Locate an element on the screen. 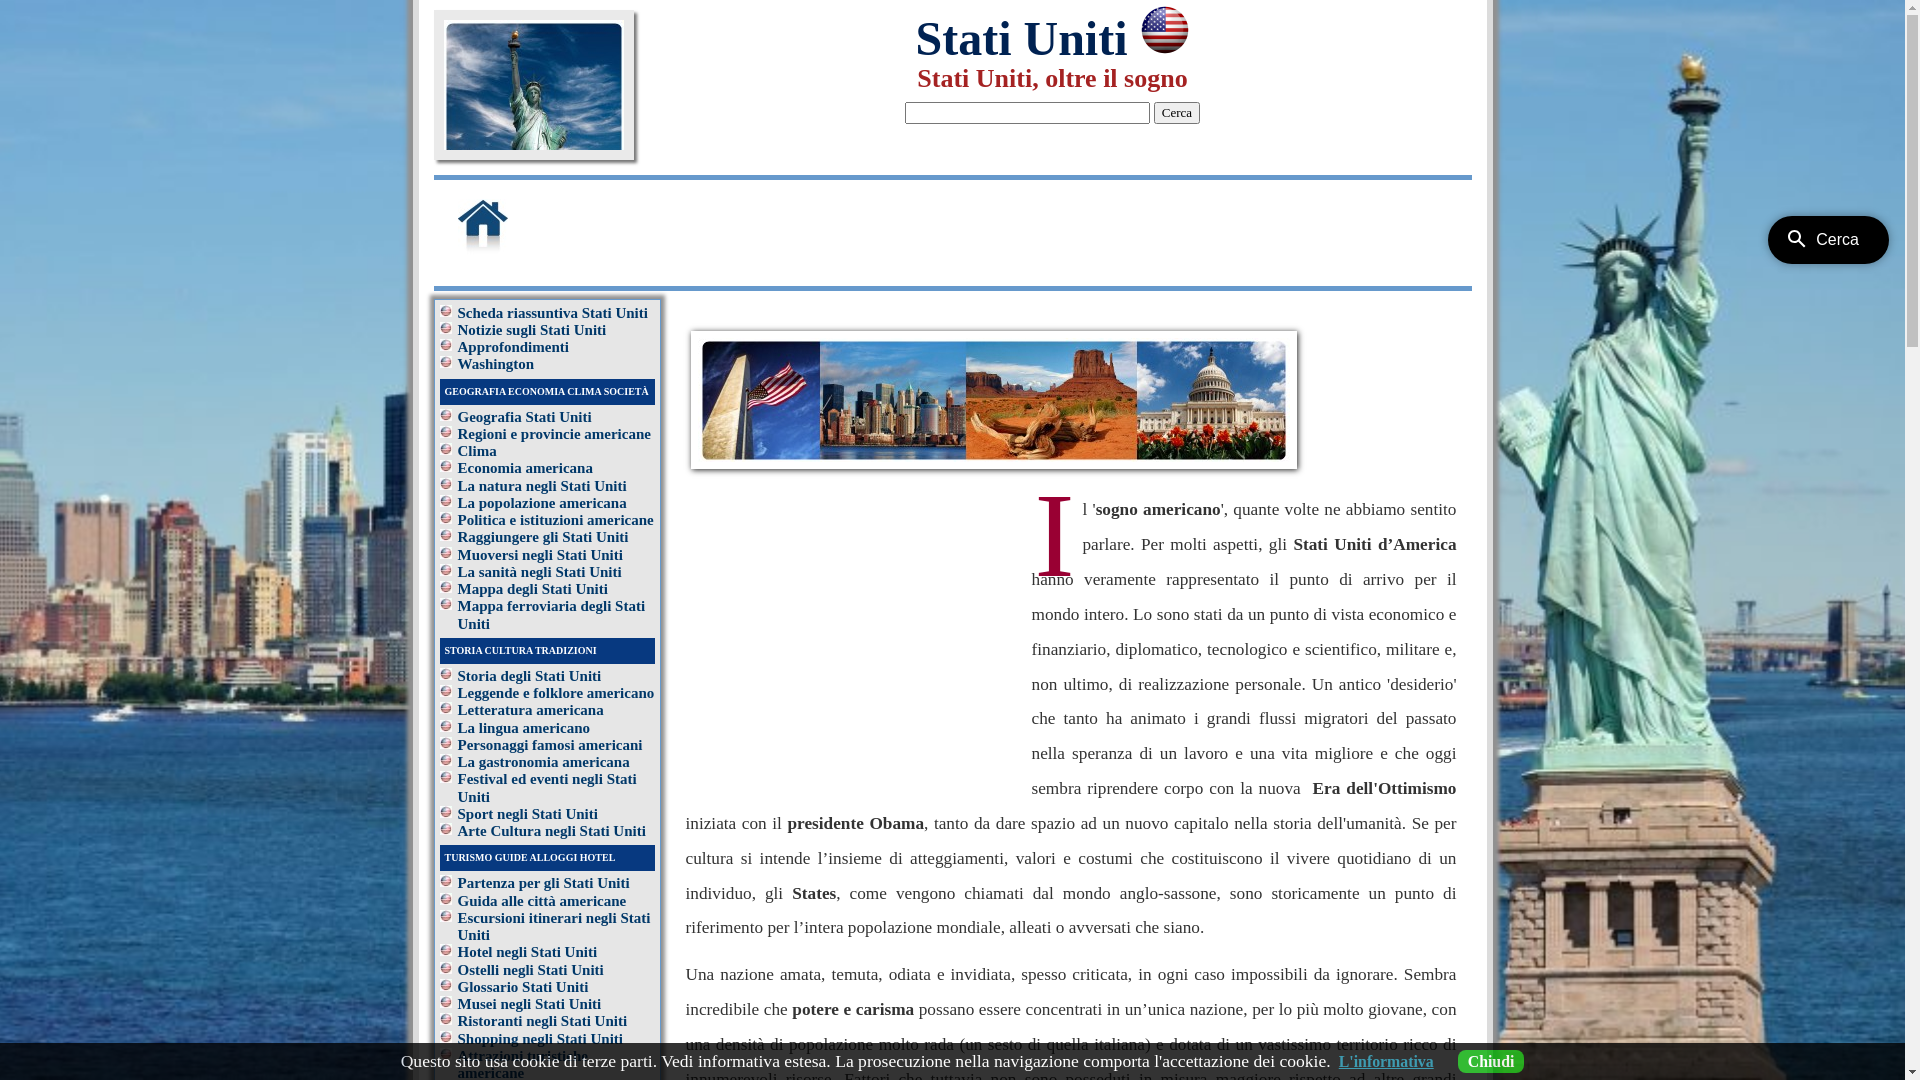 The width and height of the screenshot is (1920, 1080). 'Sport negli Stati Uniti' is located at coordinates (528, 813).